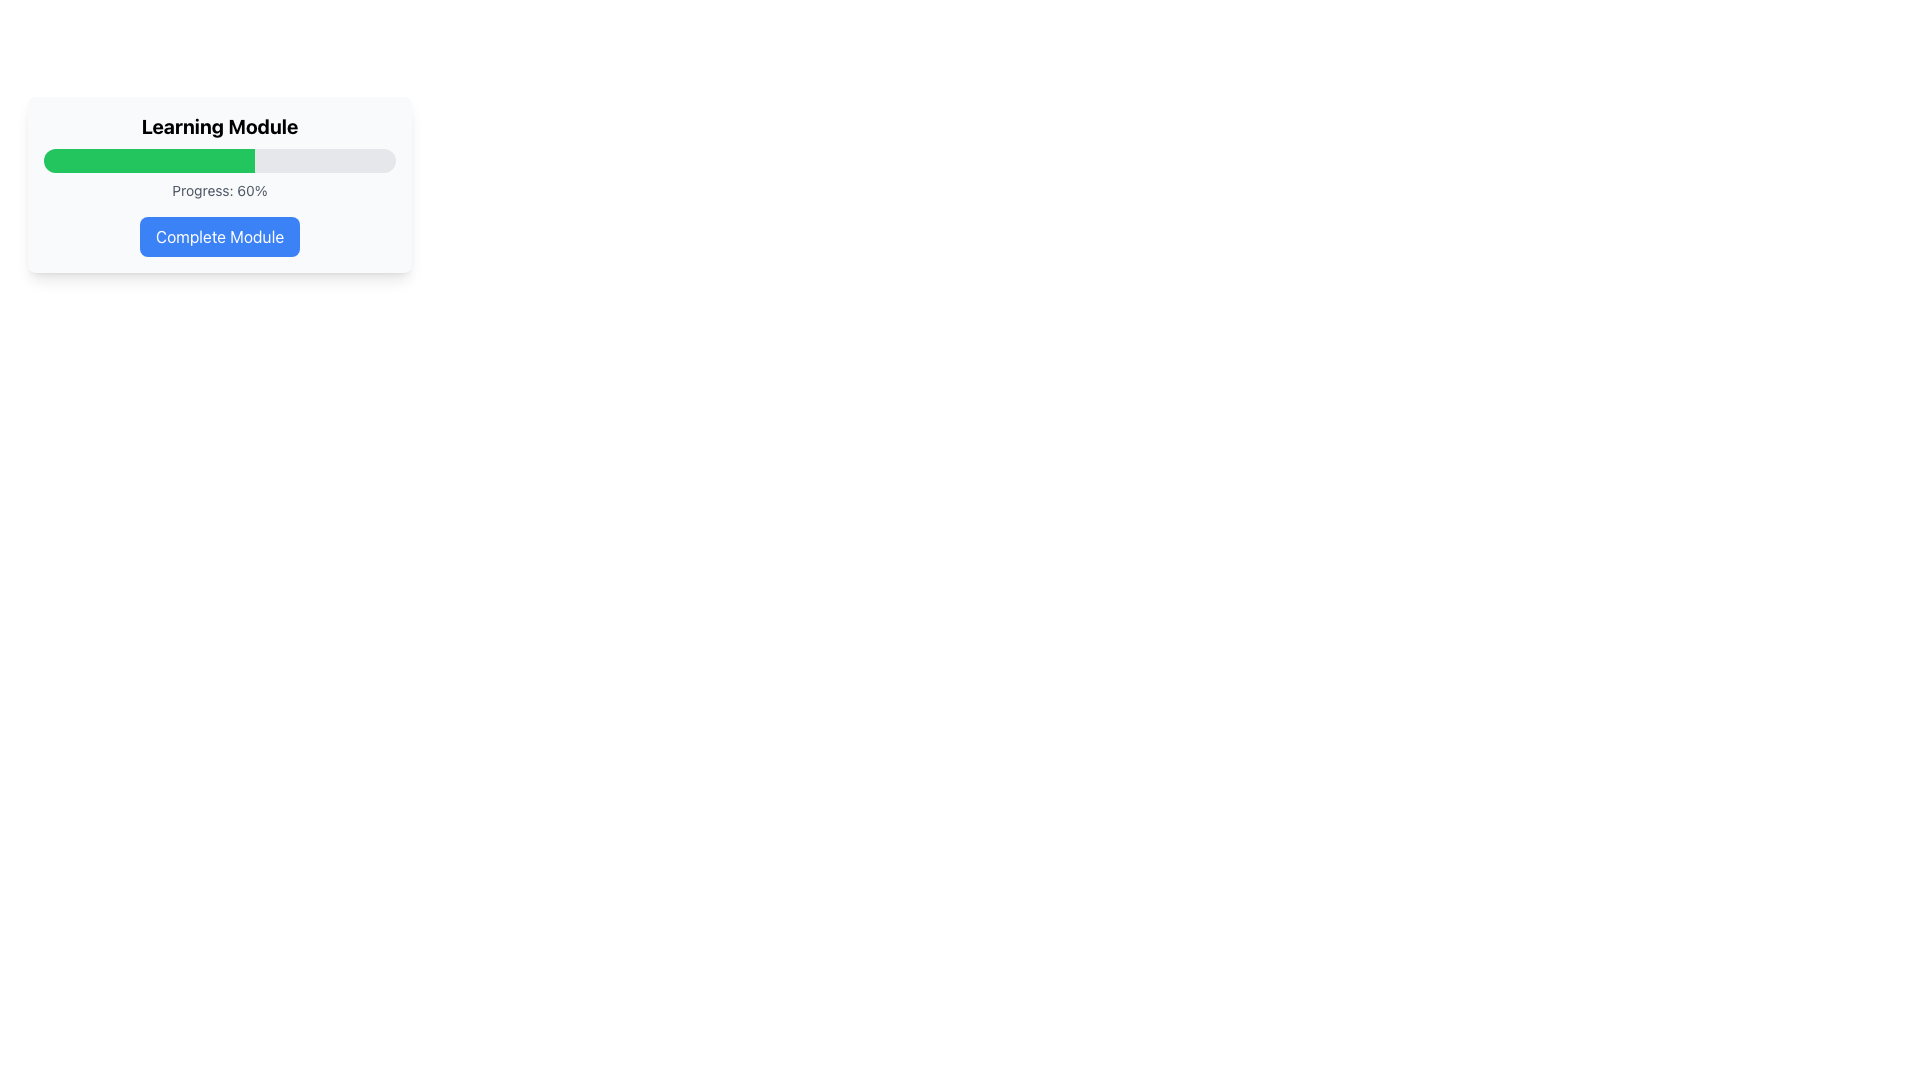 The width and height of the screenshot is (1920, 1080). What do you see at coordinates (220, 235) in the screenshot?
I see `the 'Complete Learning Module' button located at the bottom of the card component` at bounding box center [220, 235].